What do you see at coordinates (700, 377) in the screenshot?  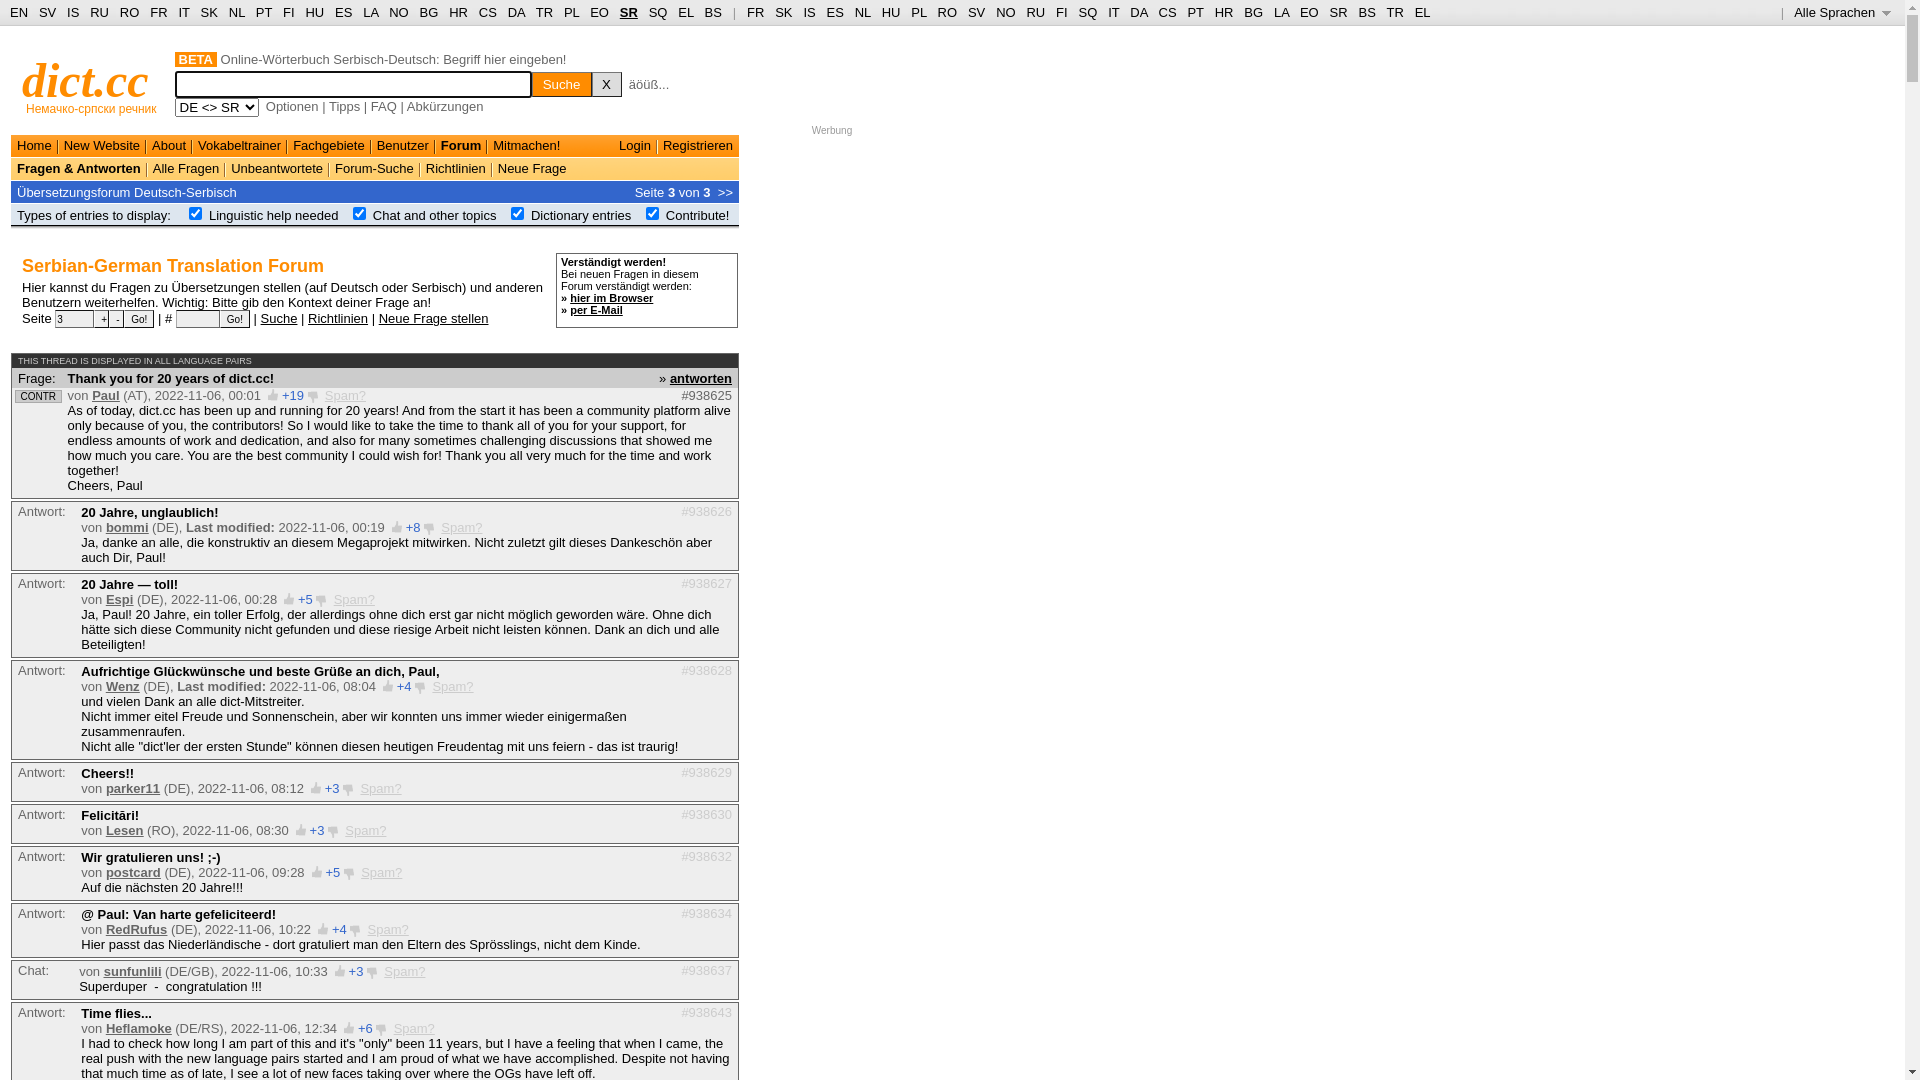 I see `'antworten'` at bounding box center [700, 377].